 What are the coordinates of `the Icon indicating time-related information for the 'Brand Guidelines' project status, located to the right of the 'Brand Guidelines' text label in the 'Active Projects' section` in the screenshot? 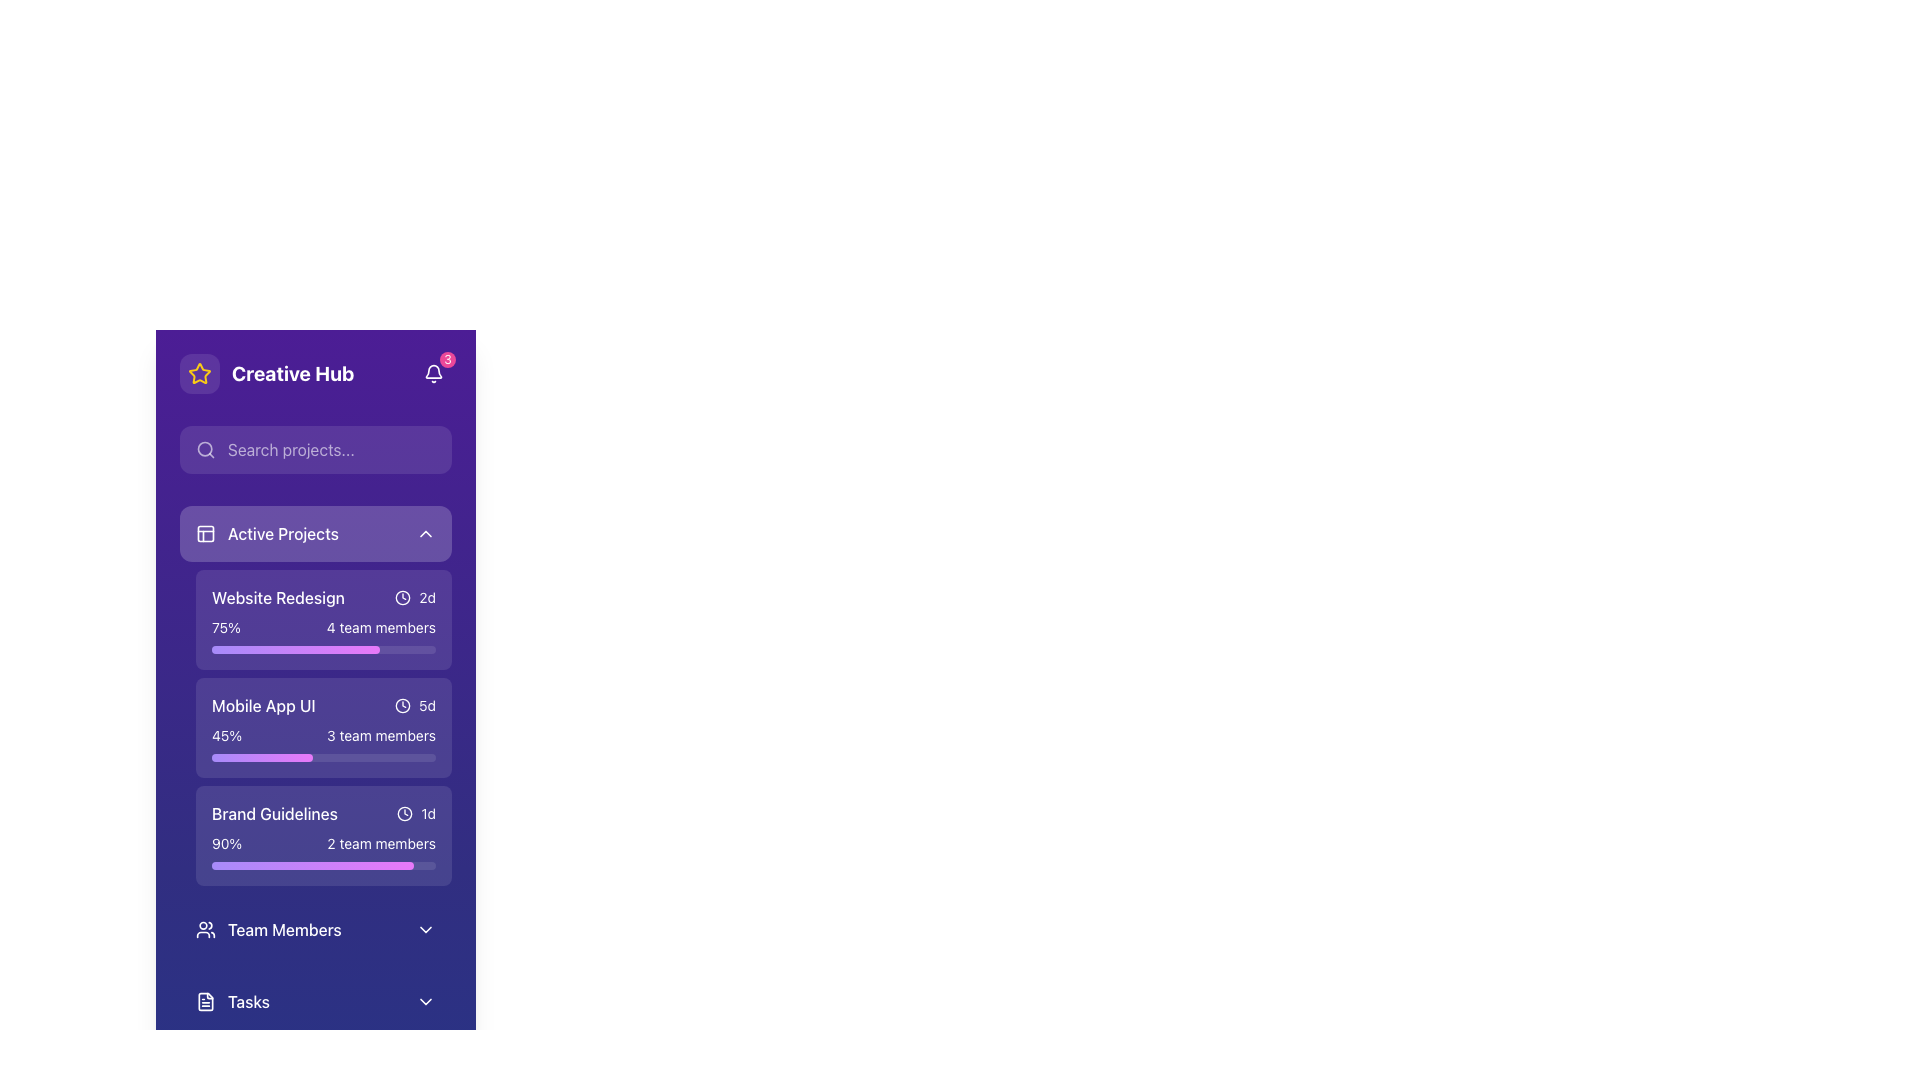 It's located at (415, 813).